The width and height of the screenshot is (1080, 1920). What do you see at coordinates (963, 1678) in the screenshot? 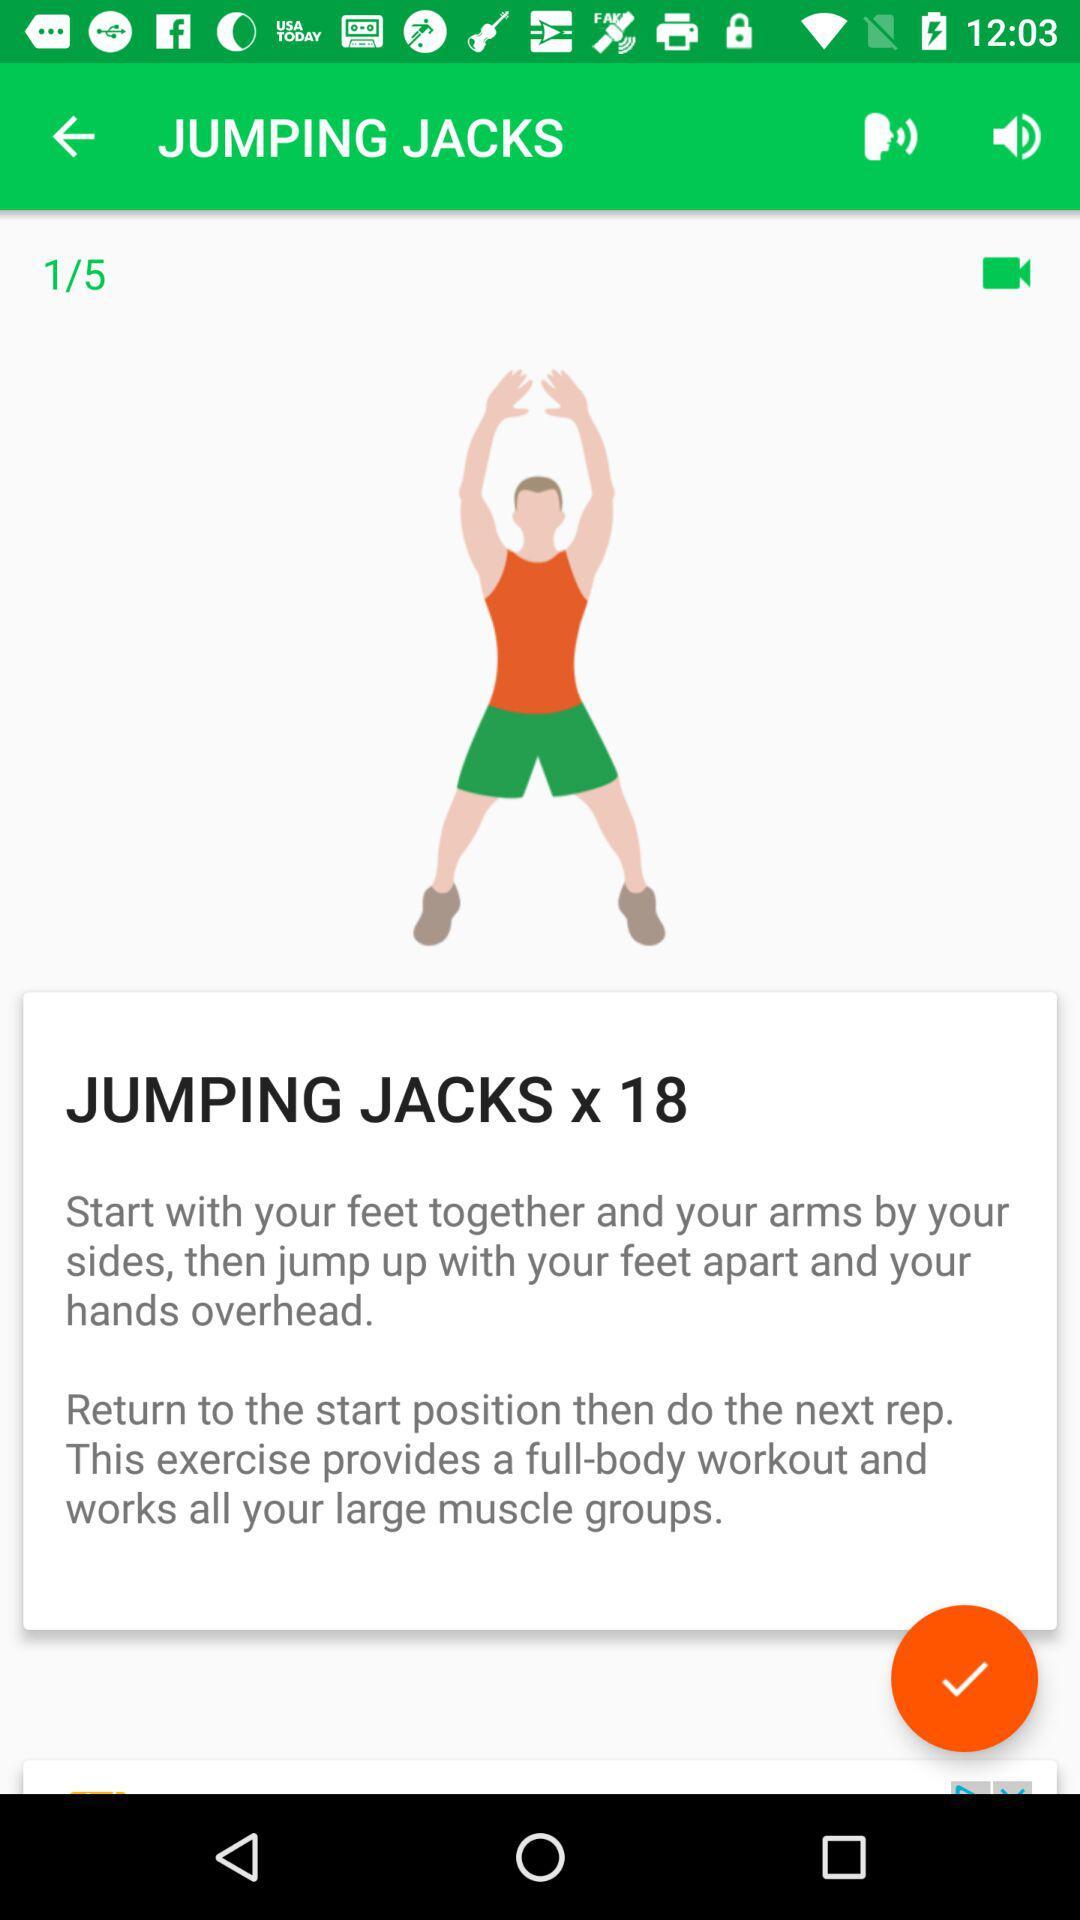
I see `because back devicer` at bounding box center [963, 1678].